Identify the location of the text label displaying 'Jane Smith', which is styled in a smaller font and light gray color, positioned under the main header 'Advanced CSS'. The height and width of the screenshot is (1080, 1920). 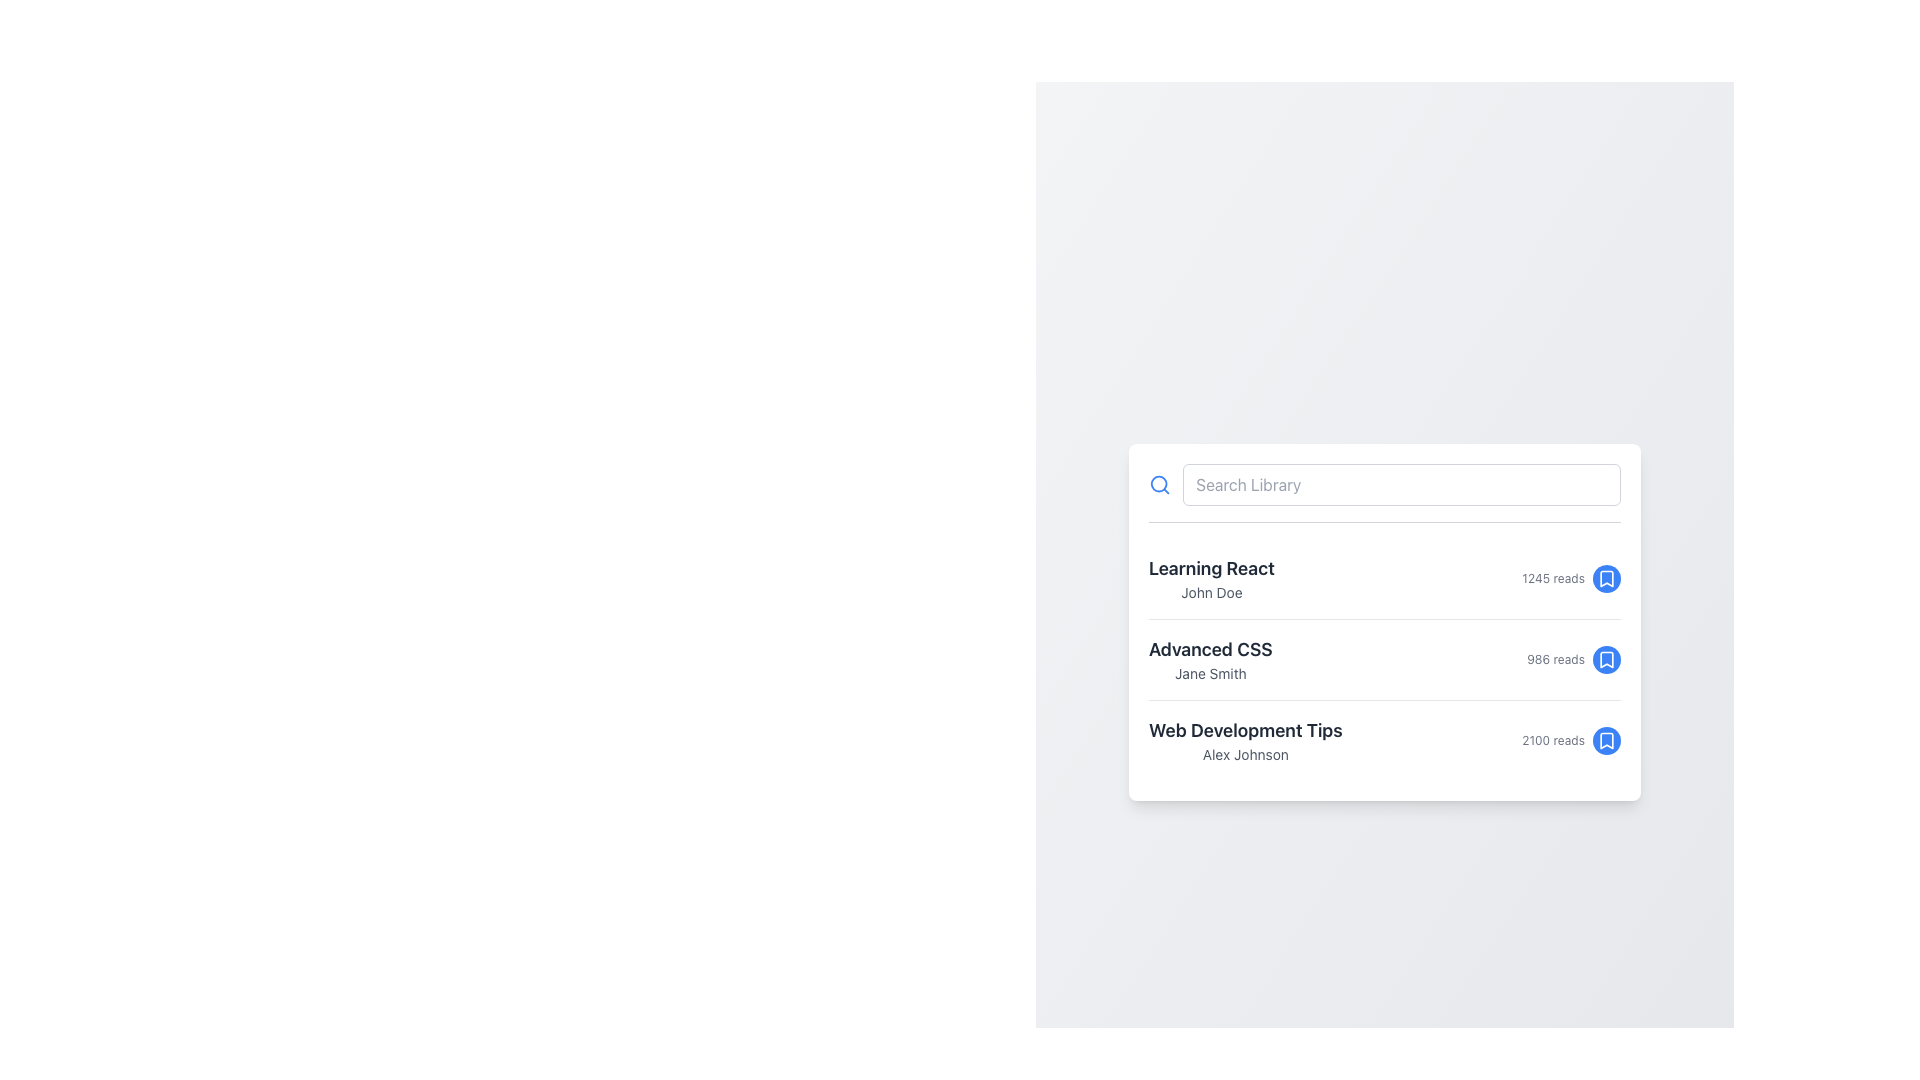
(1209, 673).